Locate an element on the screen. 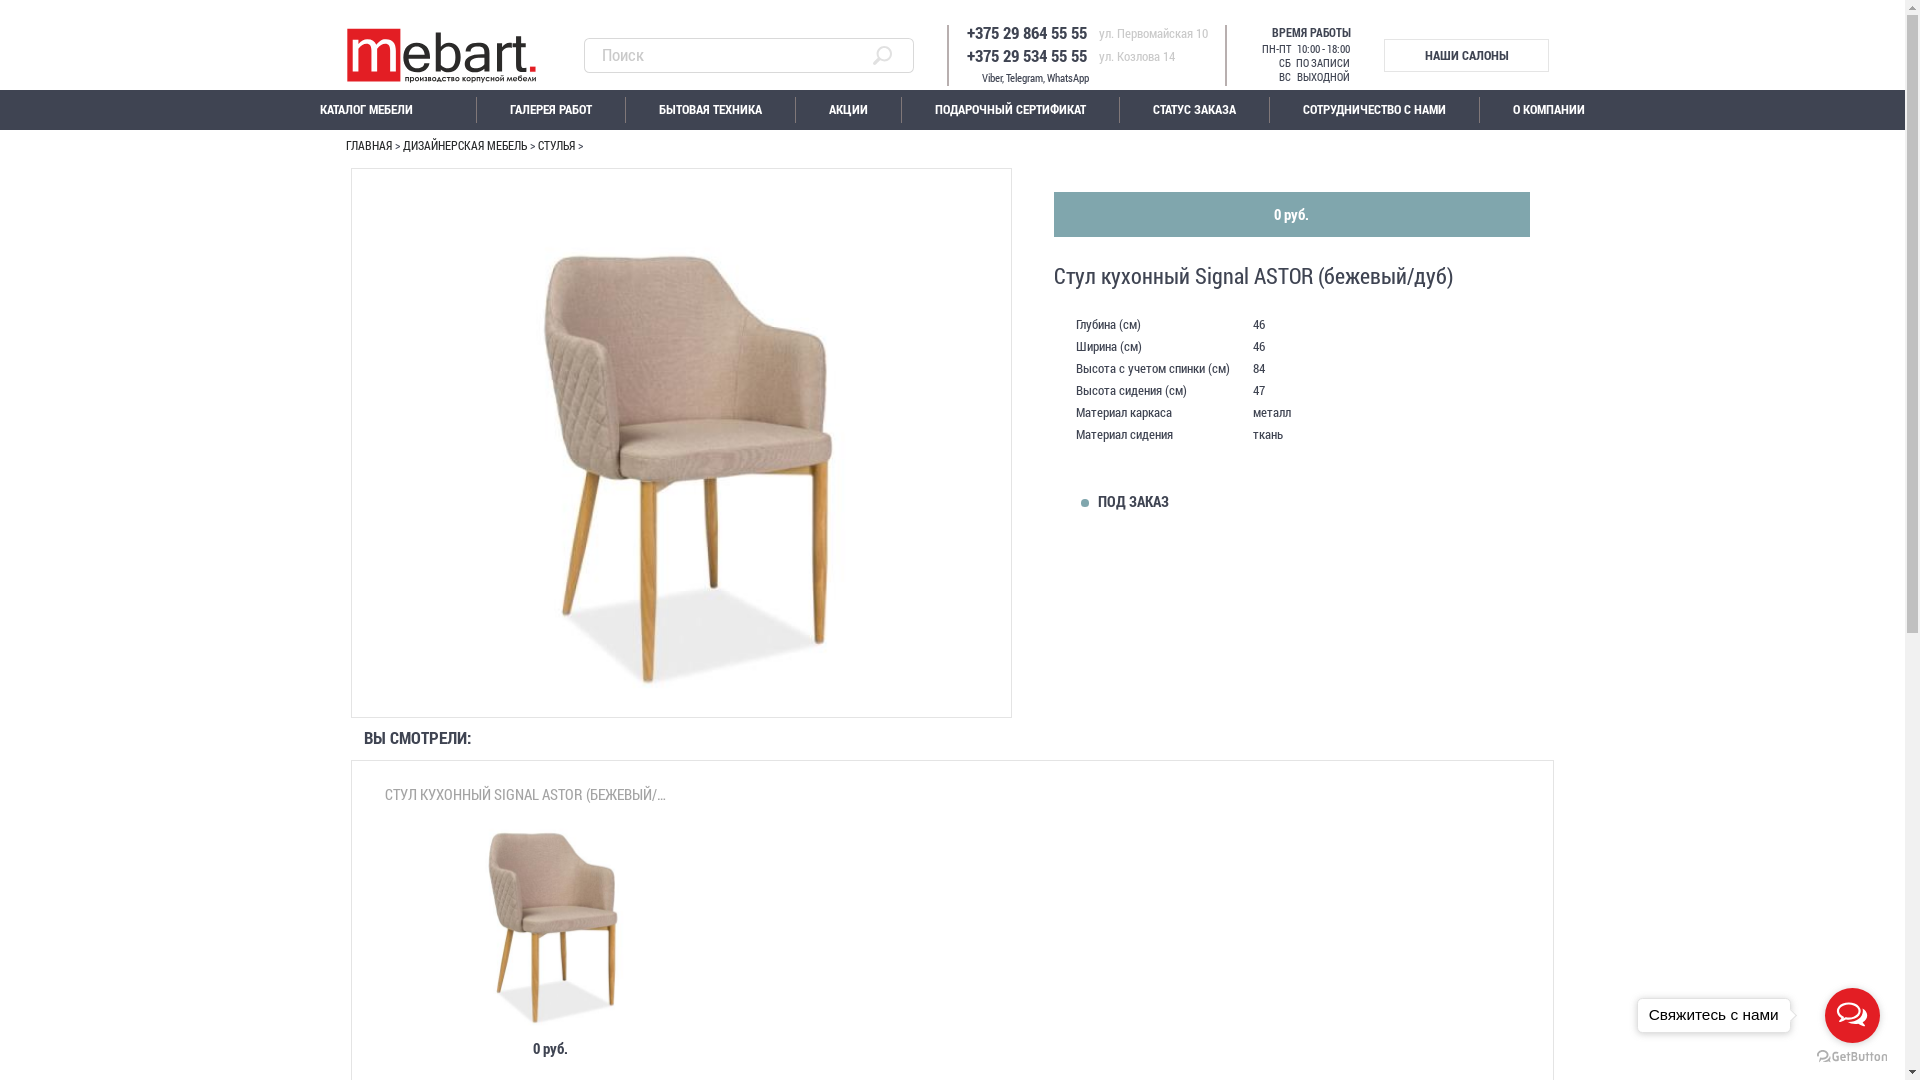 Image resolution: width=1920 pixels, height=1080 pixels. '+375 29 534 55 55' is located at coordinates (932, 49).